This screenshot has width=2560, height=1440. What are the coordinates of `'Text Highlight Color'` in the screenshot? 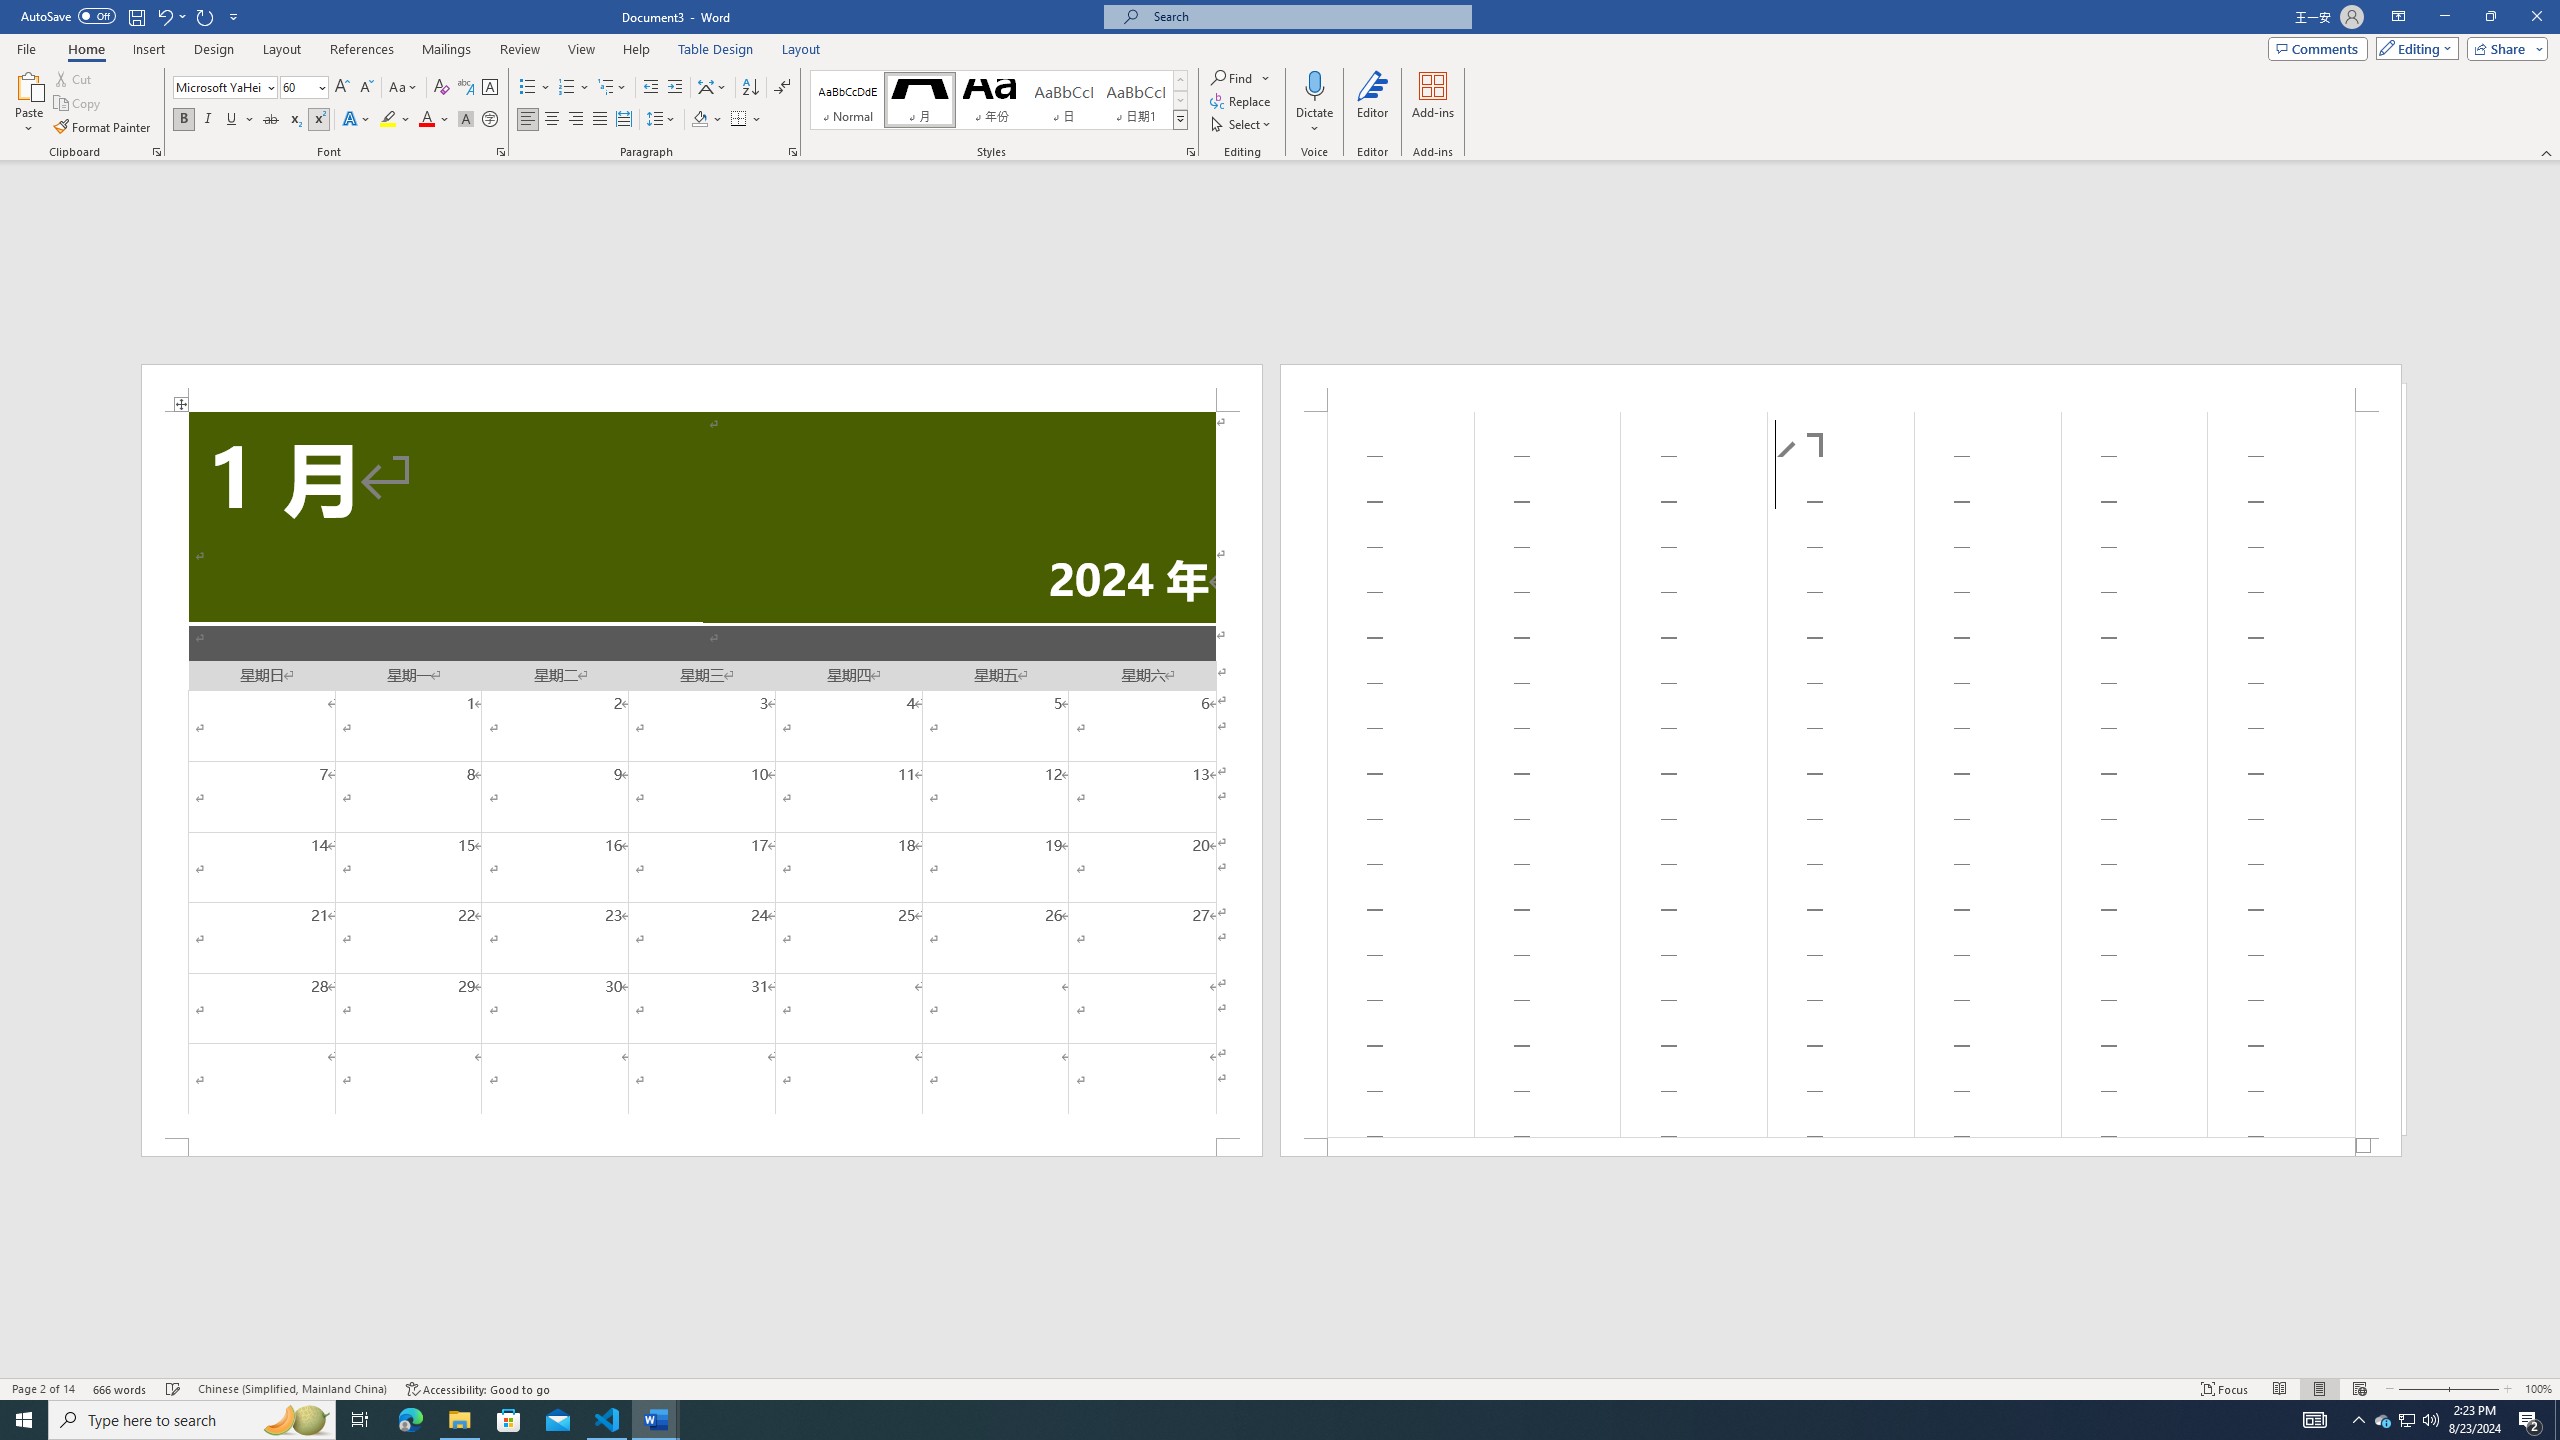 It's located at (395, 118).